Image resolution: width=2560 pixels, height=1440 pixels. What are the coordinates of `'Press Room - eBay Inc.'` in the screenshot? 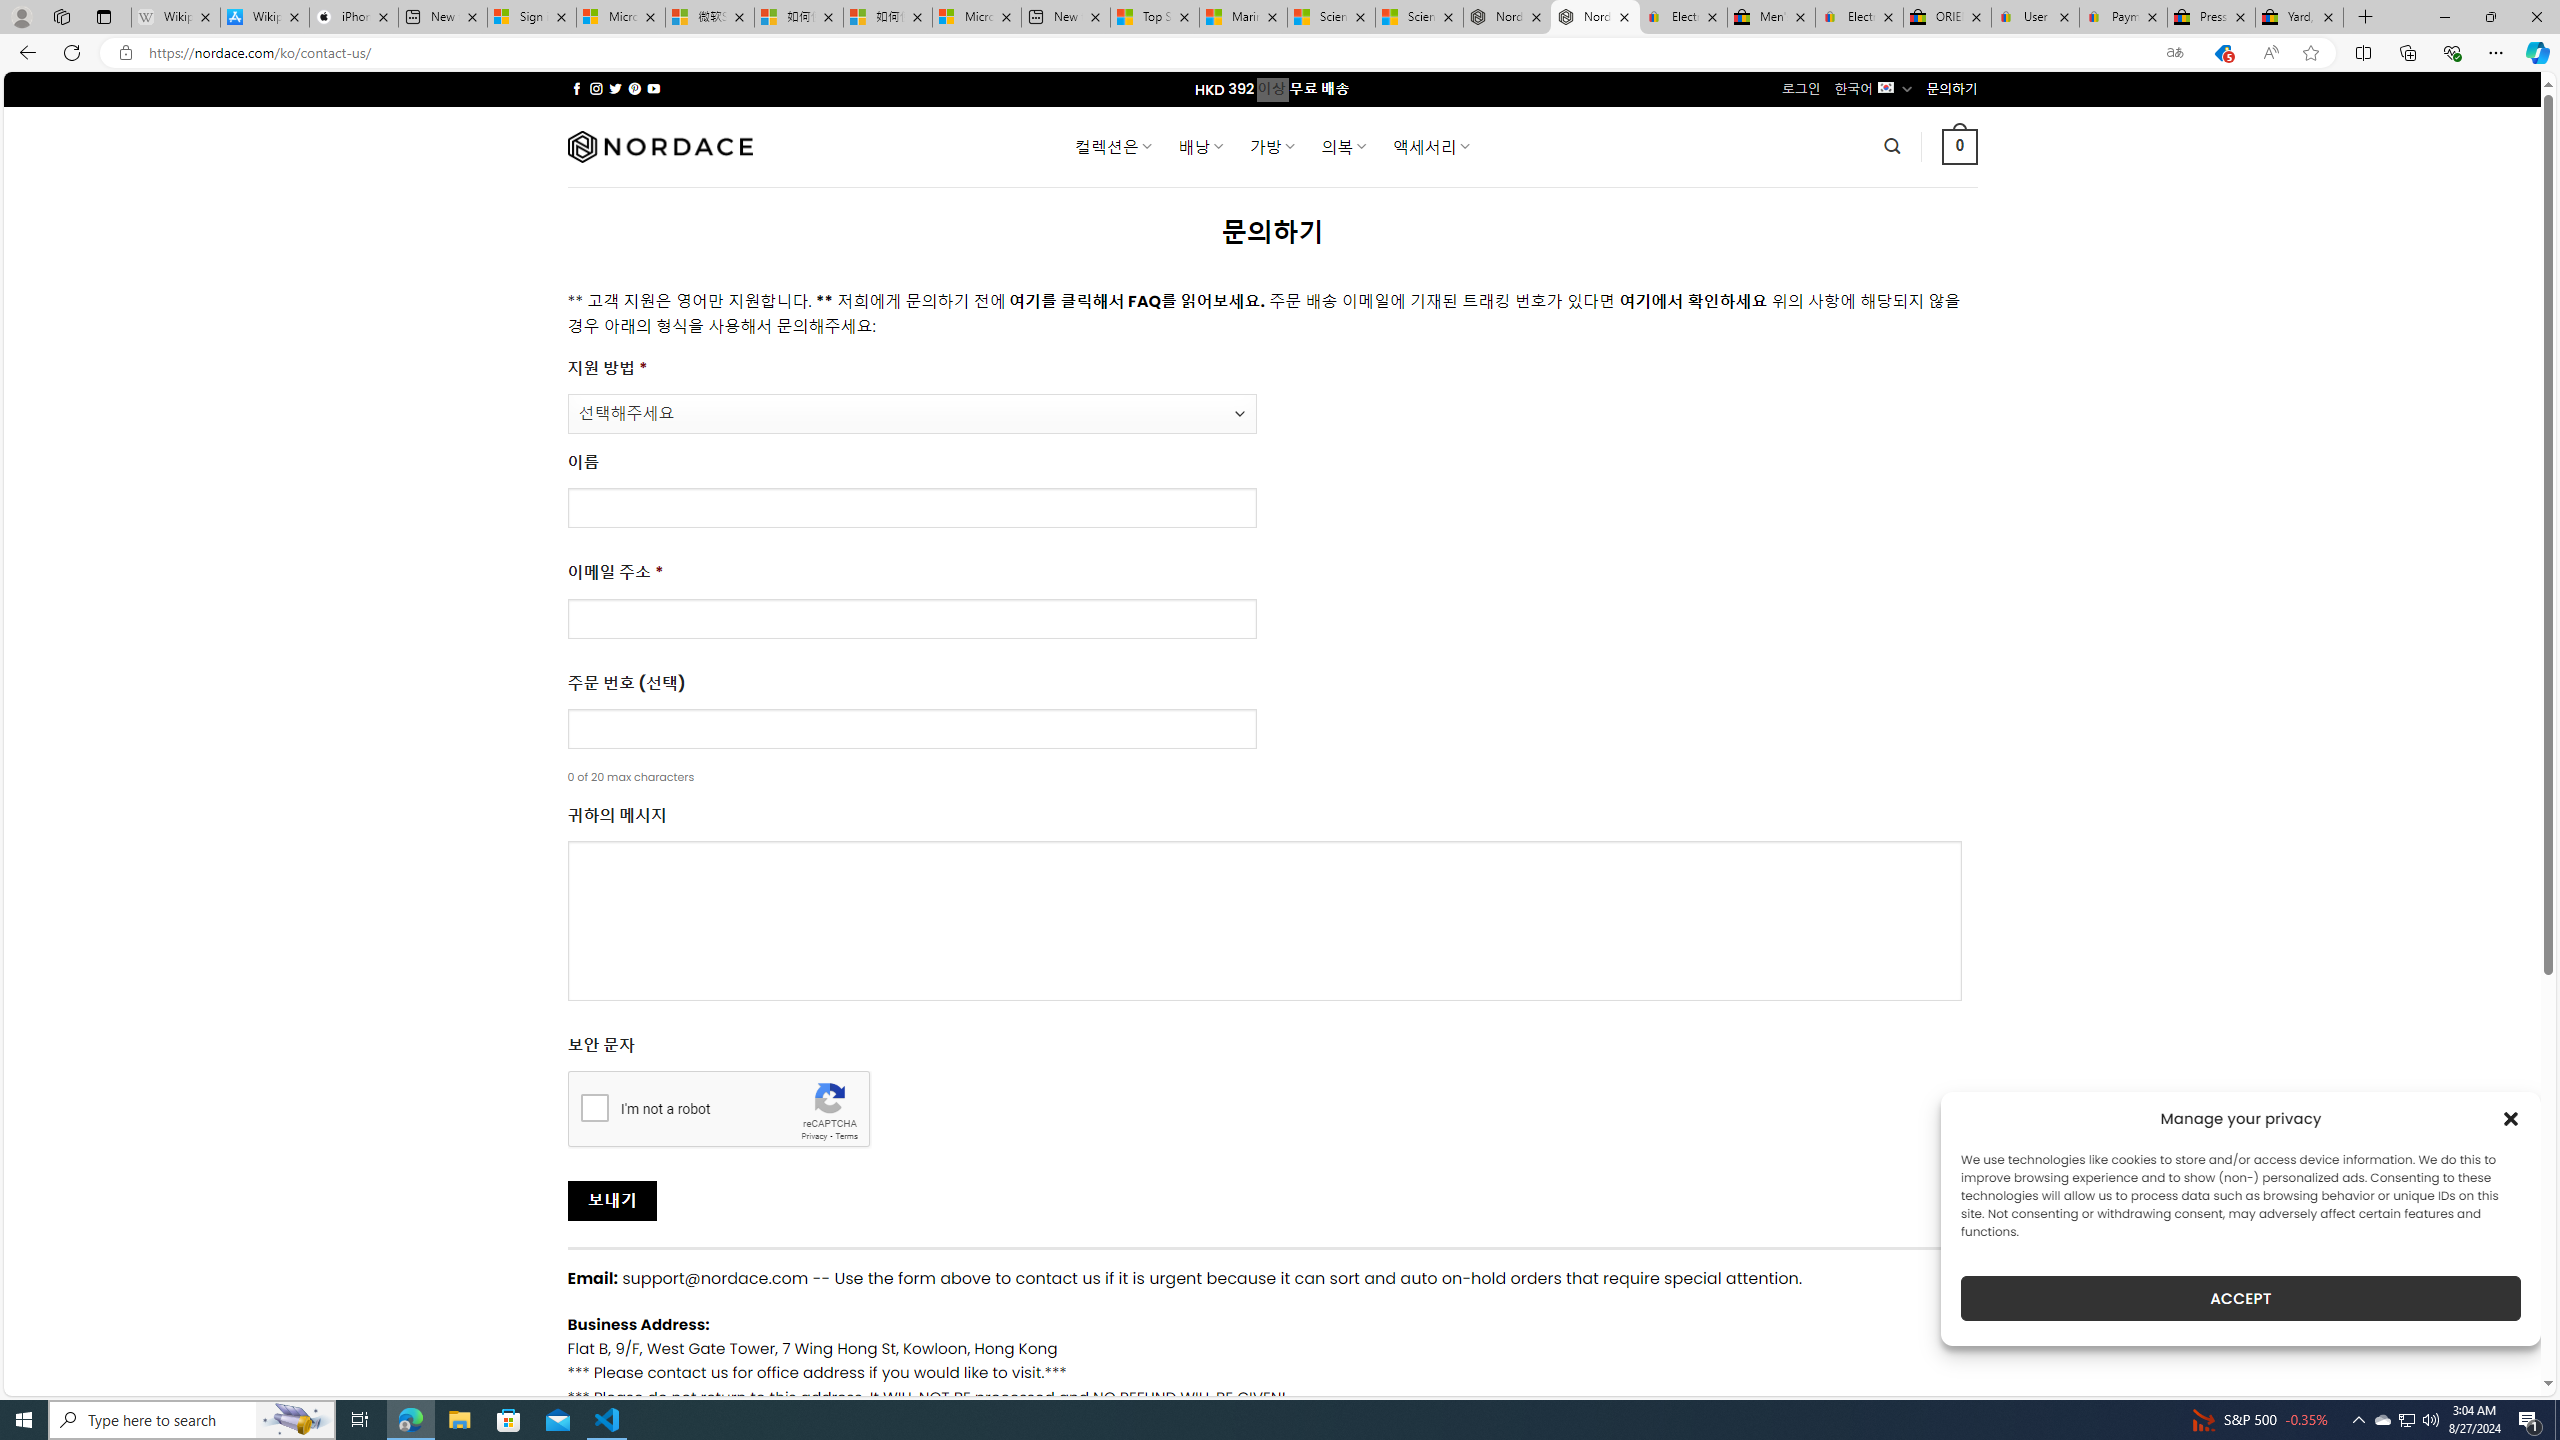 It's located at (2209, 16).